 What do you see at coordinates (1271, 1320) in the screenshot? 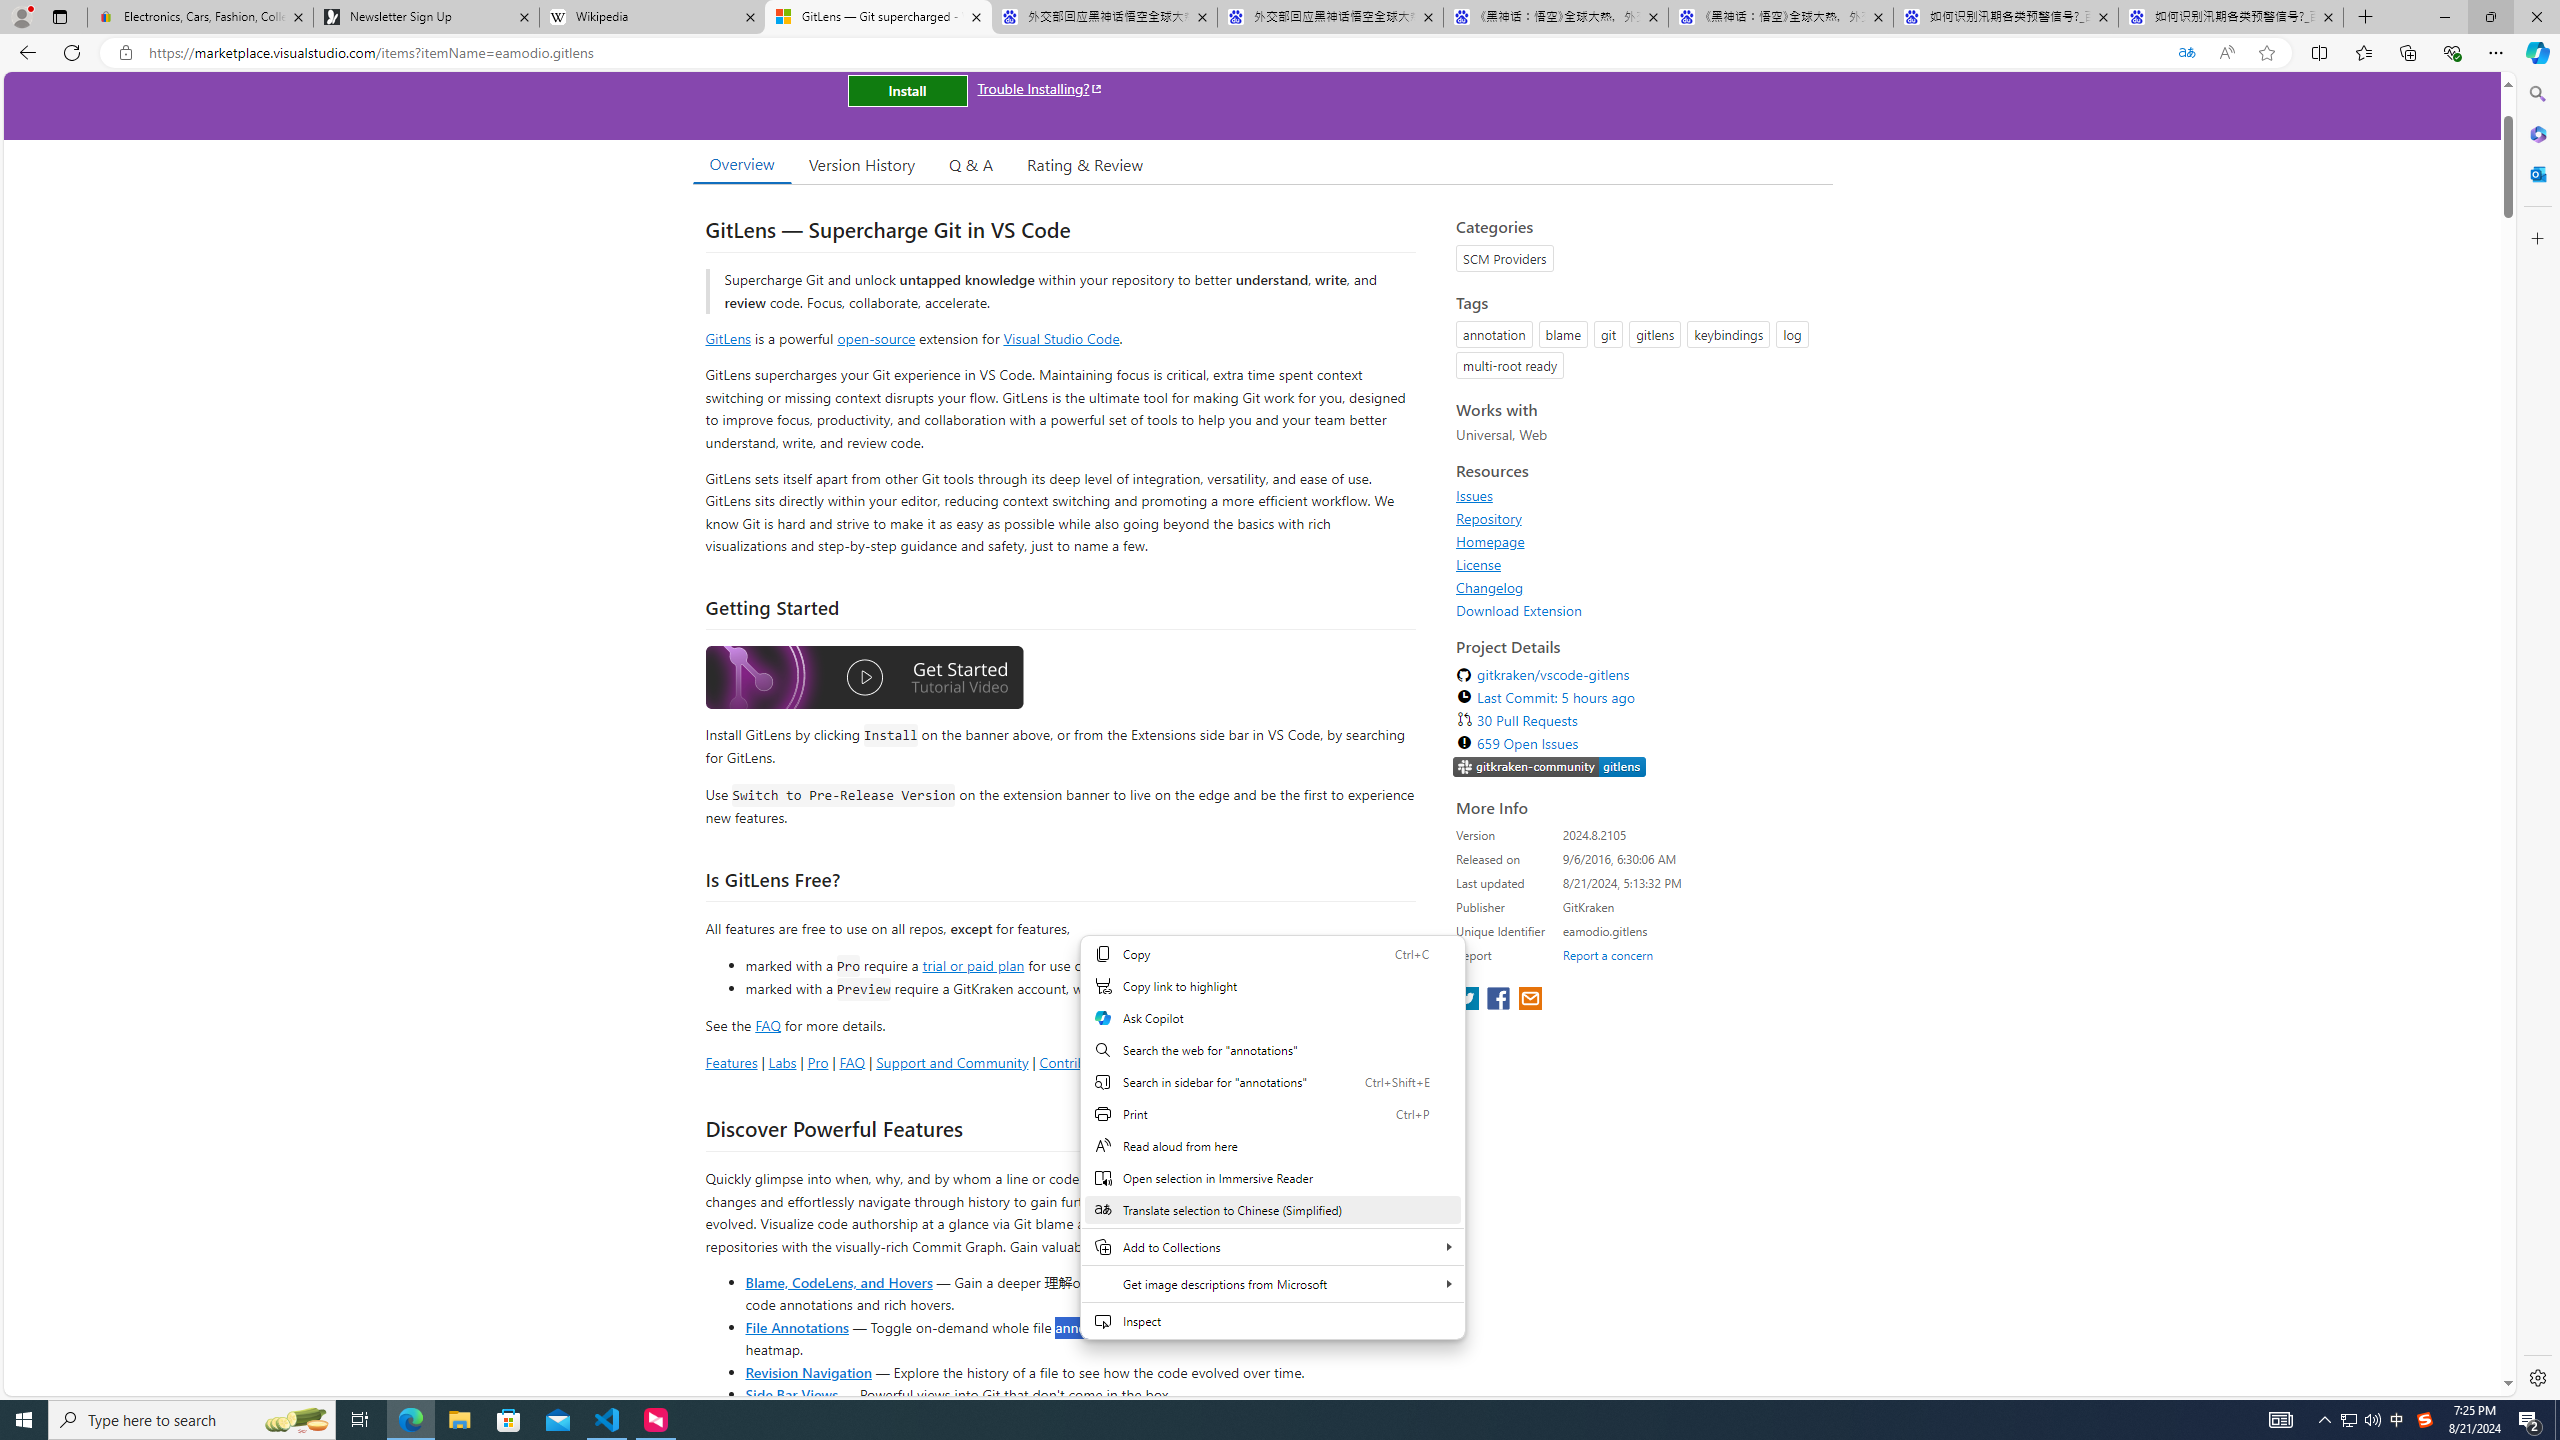
I see `'Inspect'` at bounding box center [1271, 1320].